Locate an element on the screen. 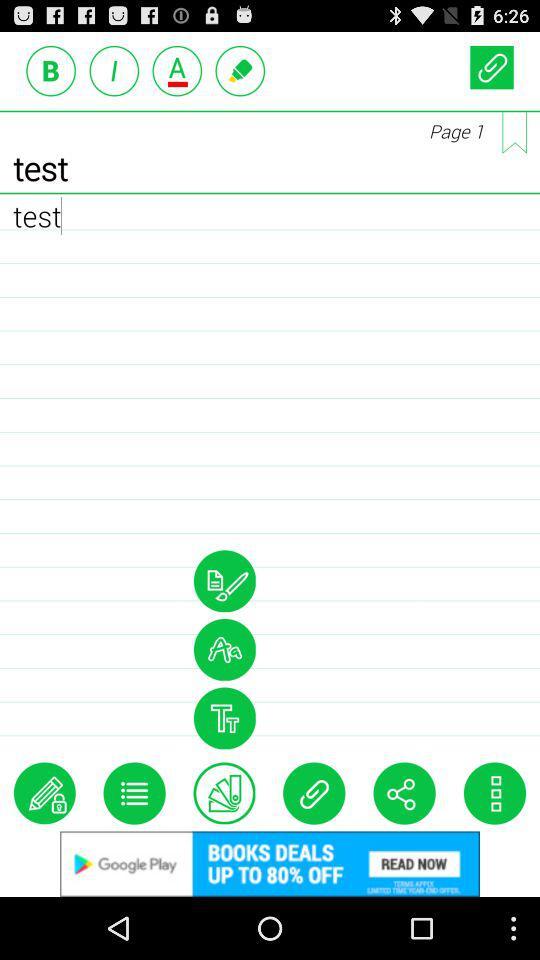 This screenshot has height=960, width=540. filter is located at coordinates (223, 718).